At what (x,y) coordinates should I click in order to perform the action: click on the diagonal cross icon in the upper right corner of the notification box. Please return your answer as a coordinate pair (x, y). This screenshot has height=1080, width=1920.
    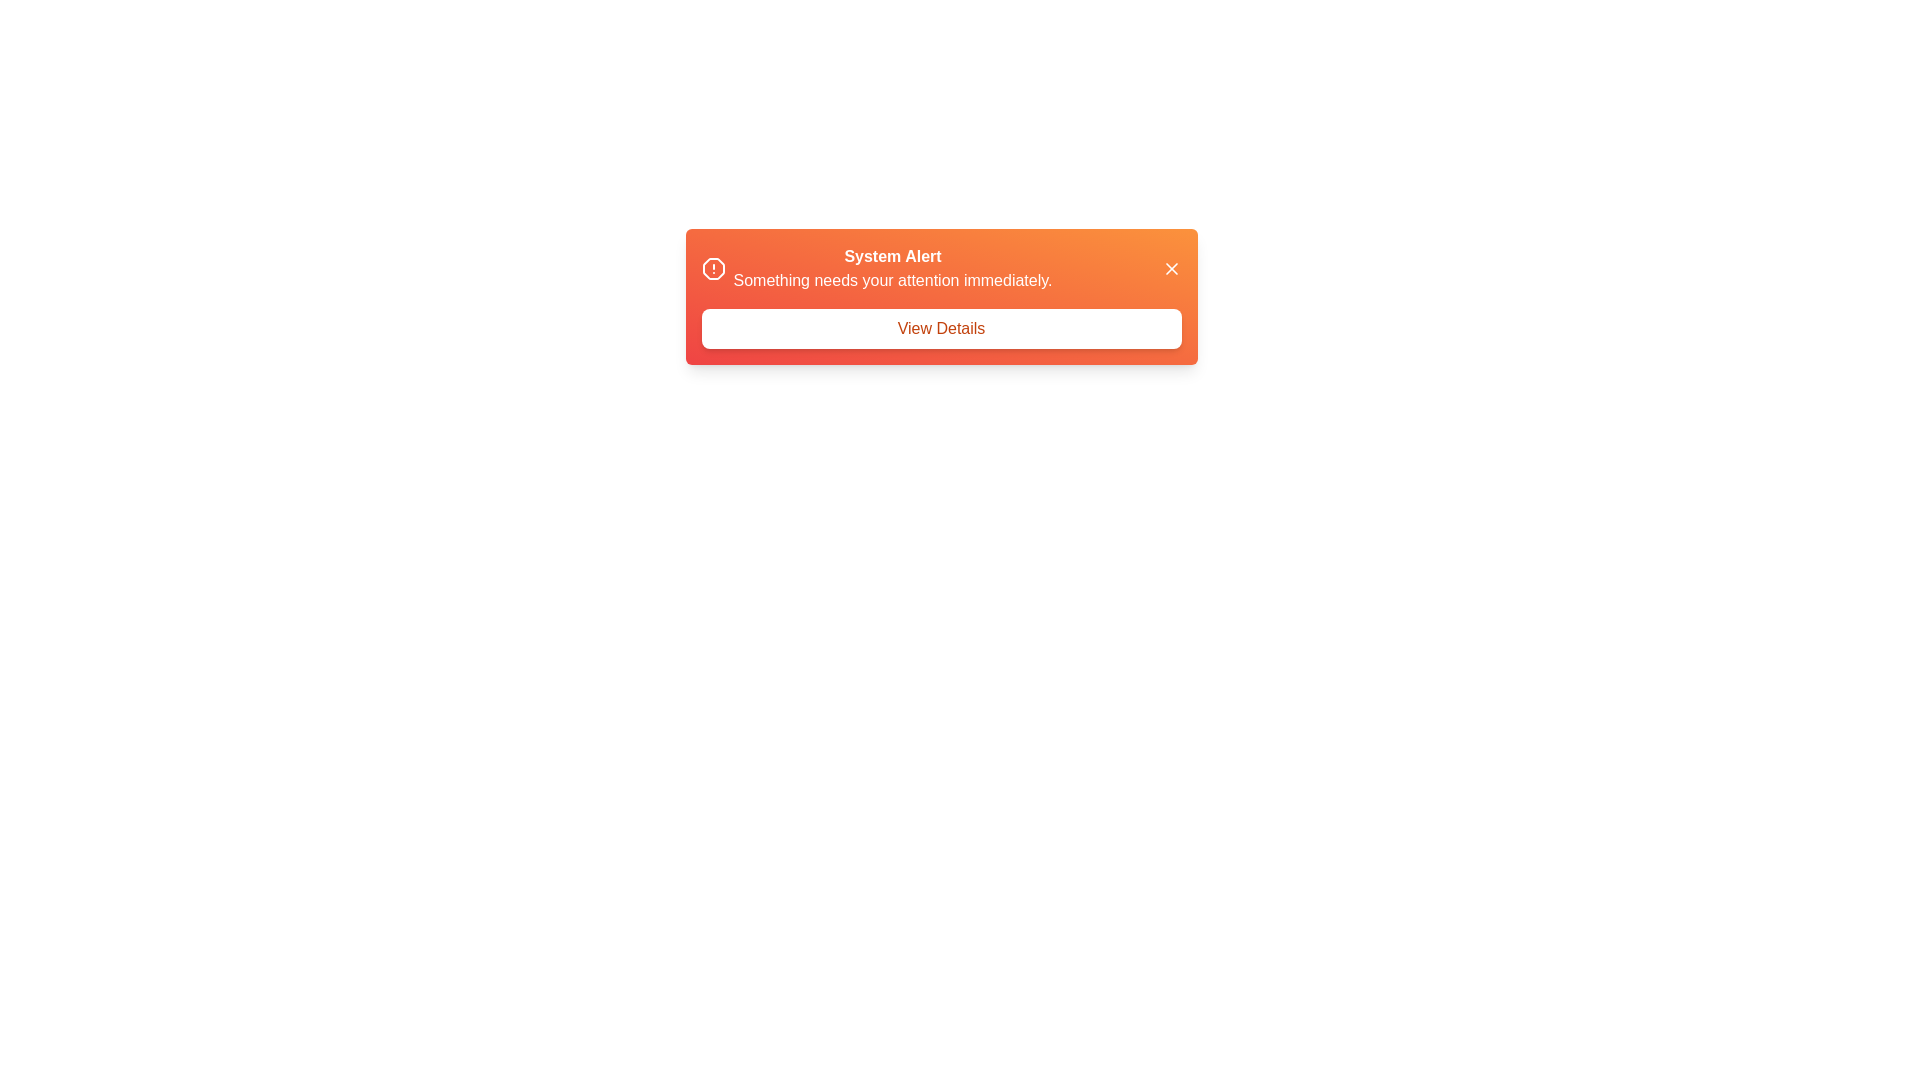
    Looking at the image, I should click on (1171, 268).